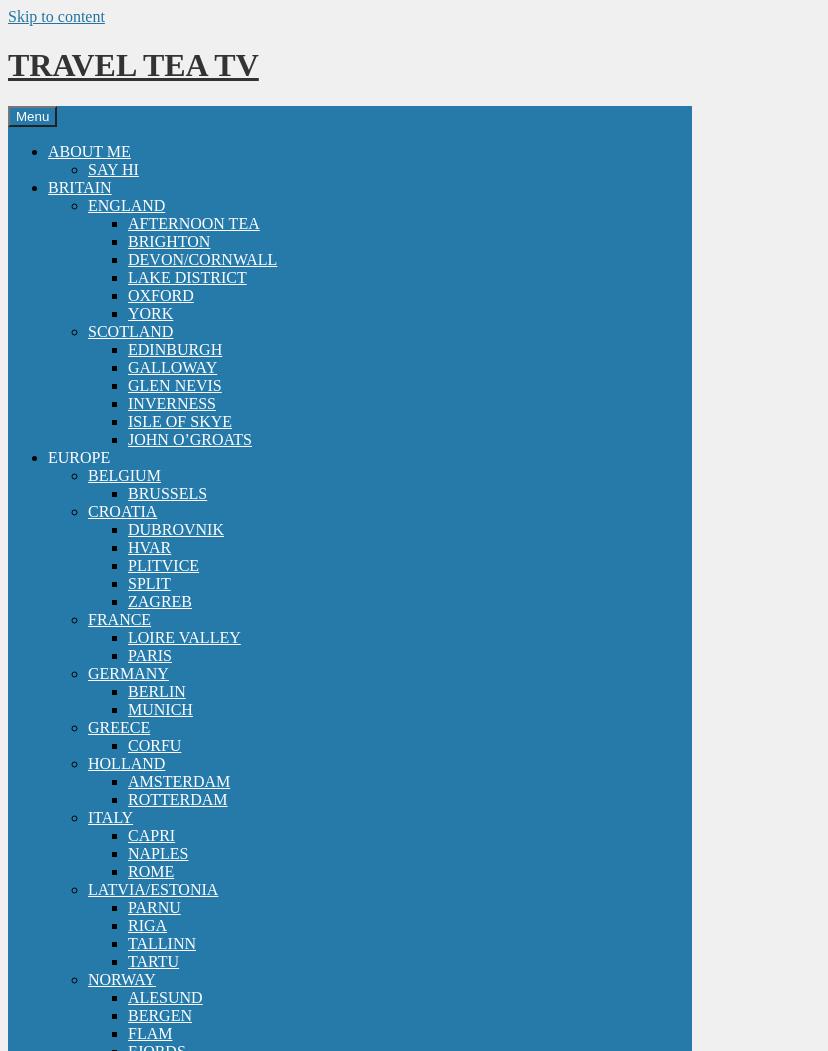  What do you see at coordinates (159, 1013) in the screenshot?
I see `'BERGEN'` at bounding box center [159, 1013].